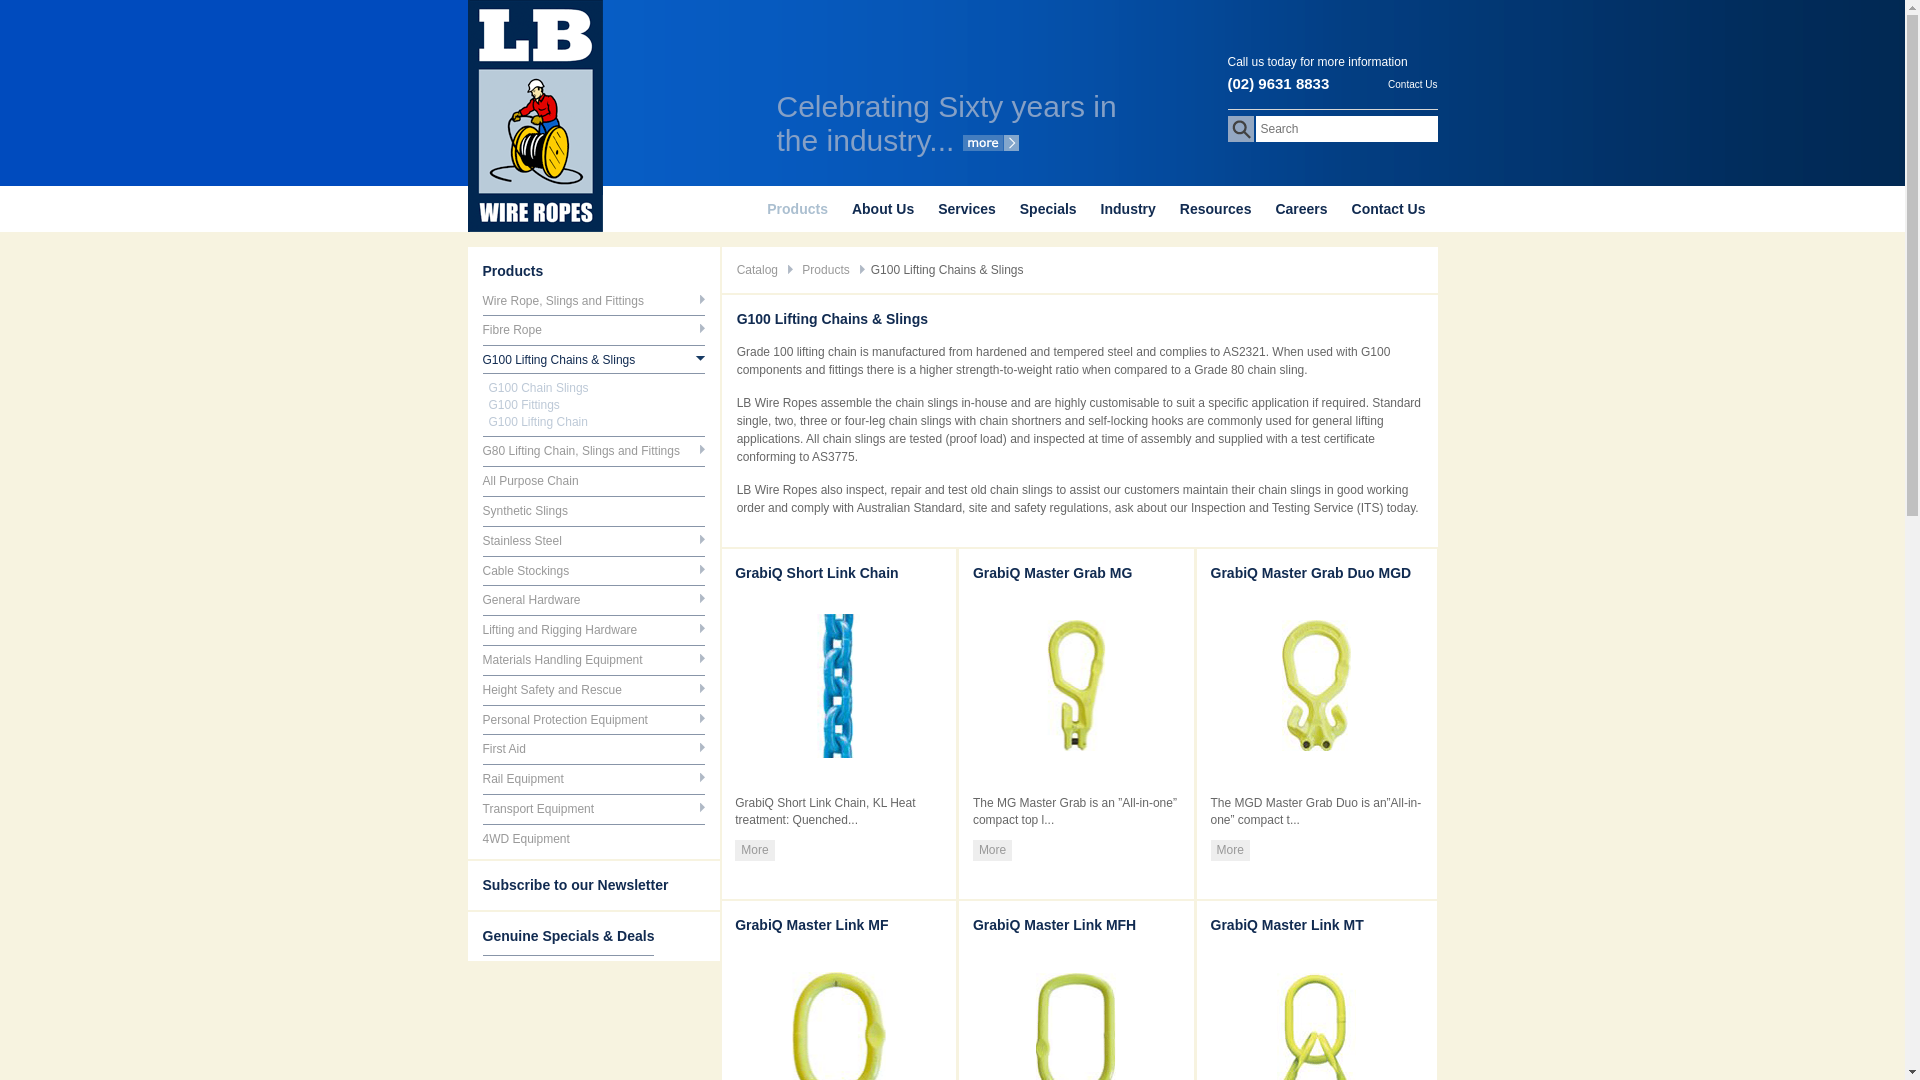  Describe the element at coordinates (1387, 208) in the screenshot. I see `'Contact Us'` at that location.